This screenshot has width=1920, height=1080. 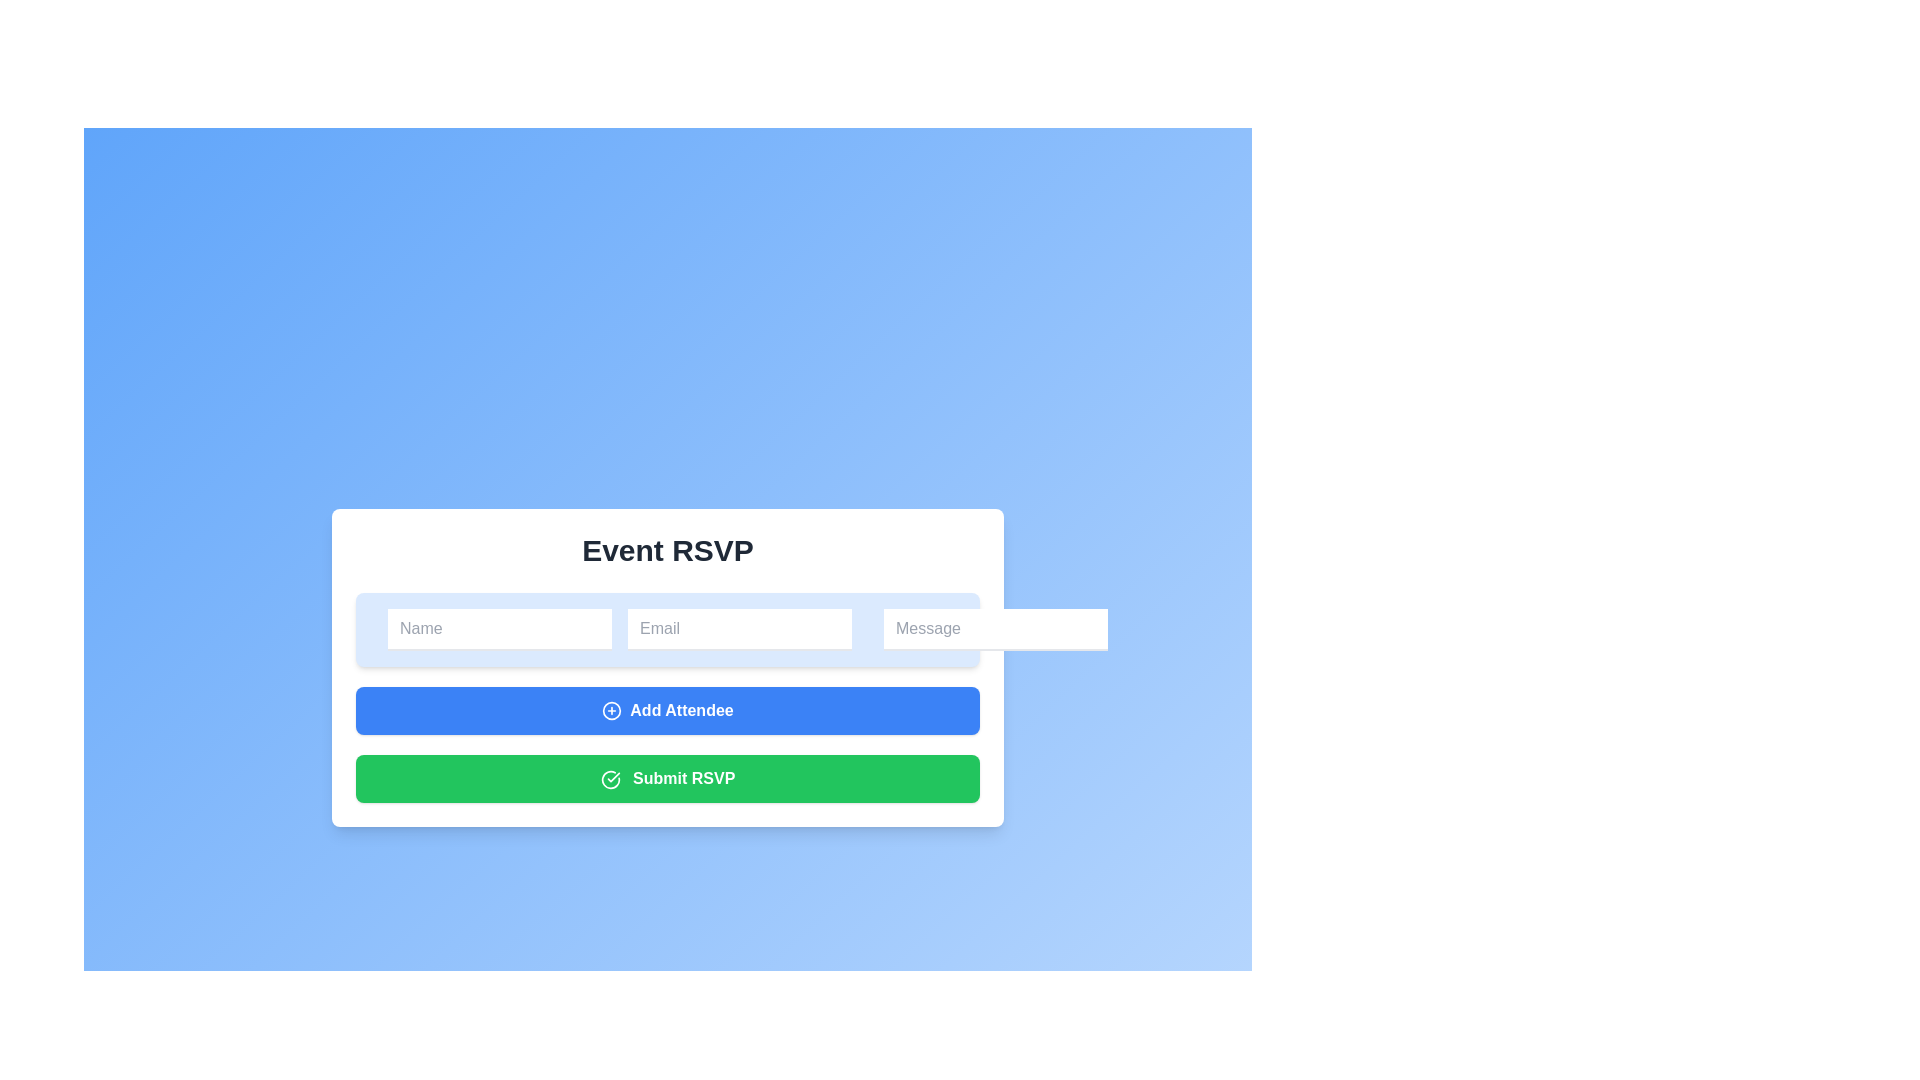 What do you see at coordinates (611, 709) in the screenshot?
I see `the decorative circular shape within the 'Add Attendee' button` at bounding box center [611, 709].